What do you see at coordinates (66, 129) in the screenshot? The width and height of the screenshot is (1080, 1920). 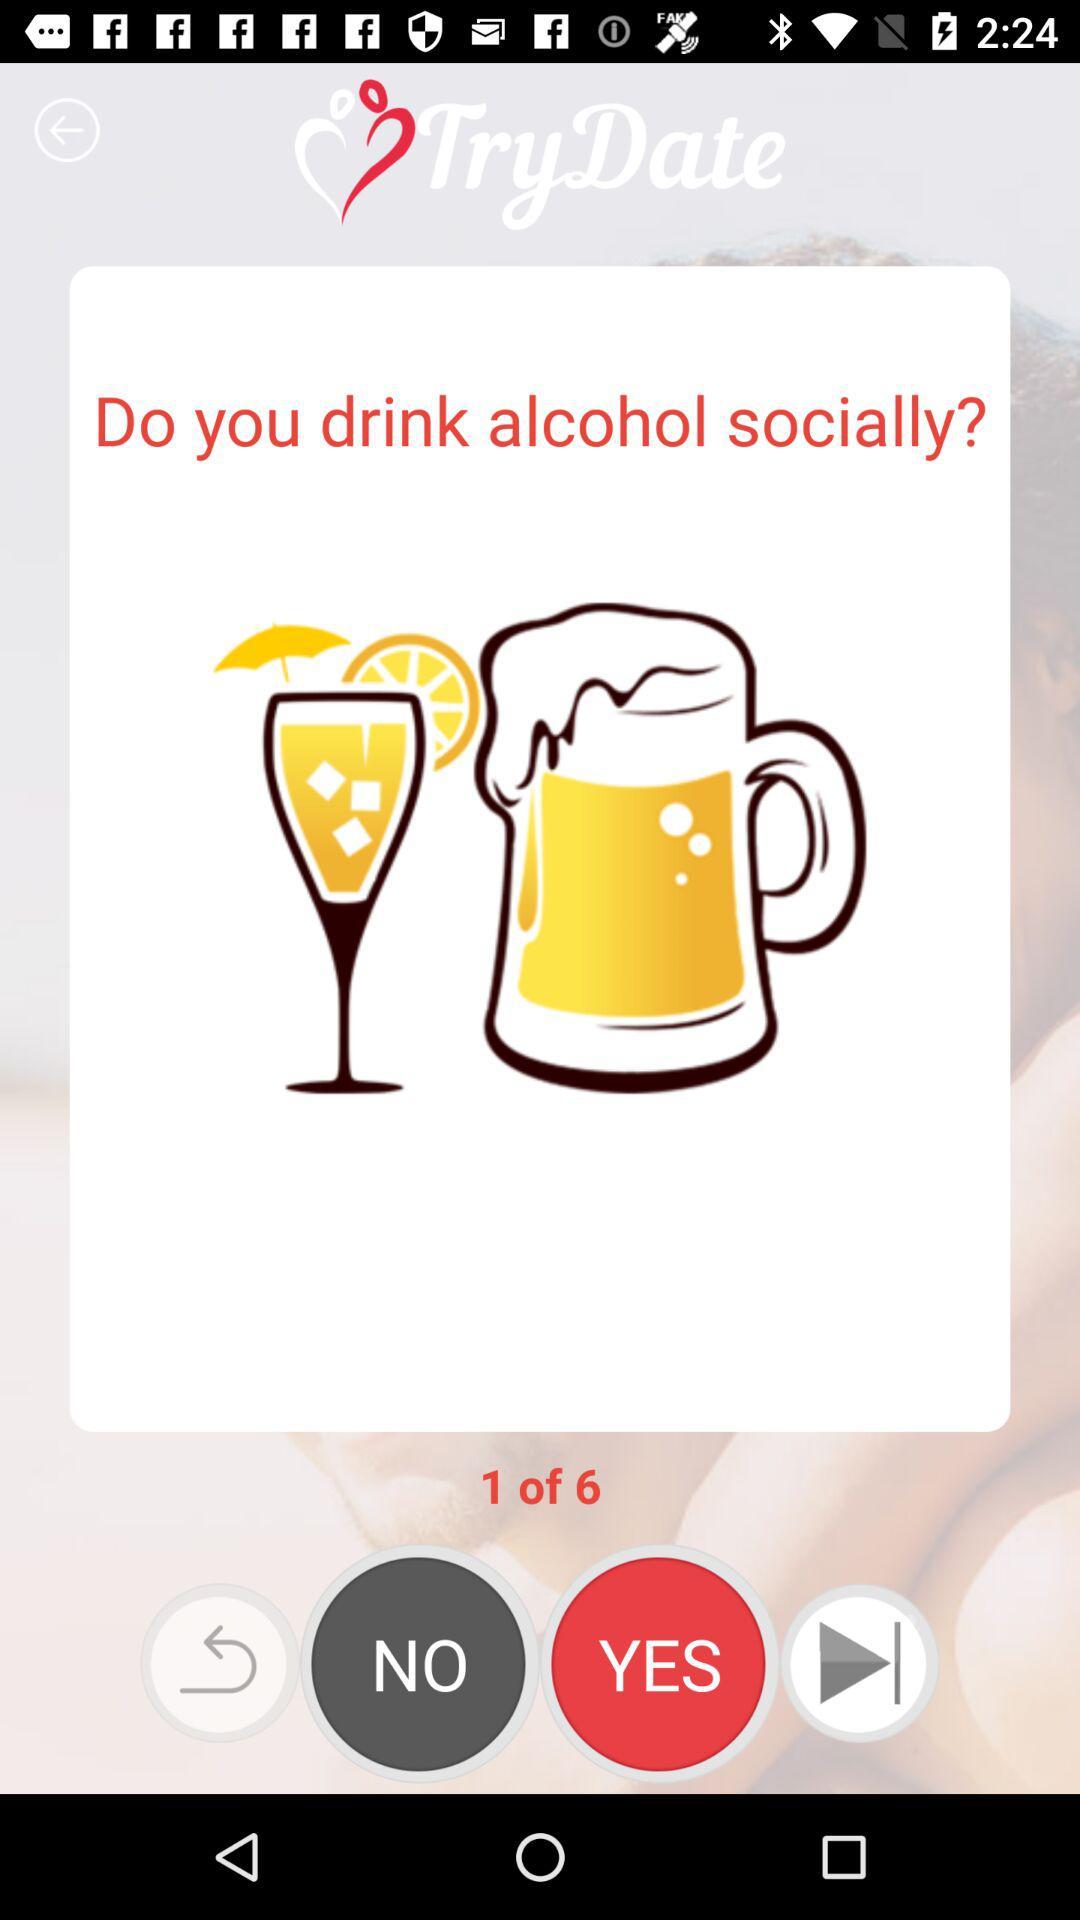 I see `previous` at bounding box center [66, 129].